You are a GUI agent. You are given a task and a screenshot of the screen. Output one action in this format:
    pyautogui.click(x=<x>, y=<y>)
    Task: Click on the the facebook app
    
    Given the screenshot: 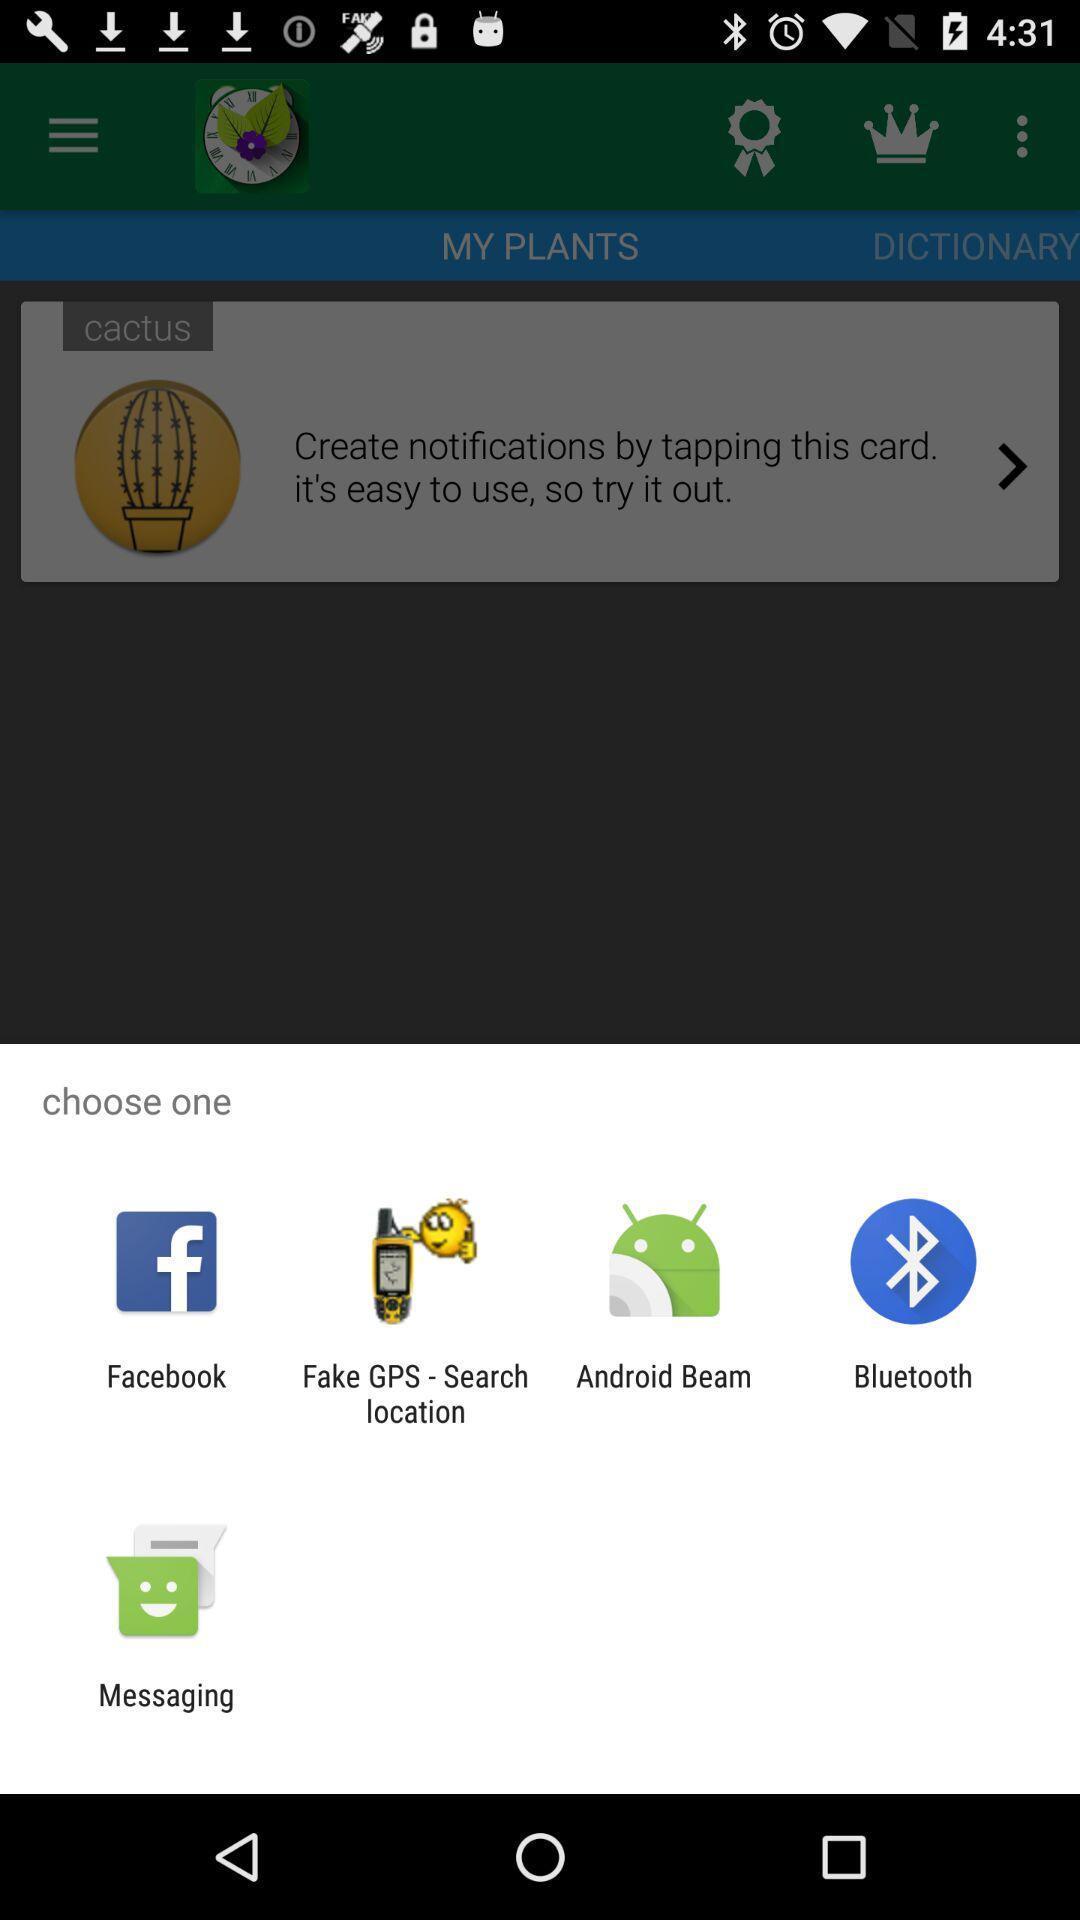 What is the action you would take?
    pyautogui.click(x=165, y=1392)
    